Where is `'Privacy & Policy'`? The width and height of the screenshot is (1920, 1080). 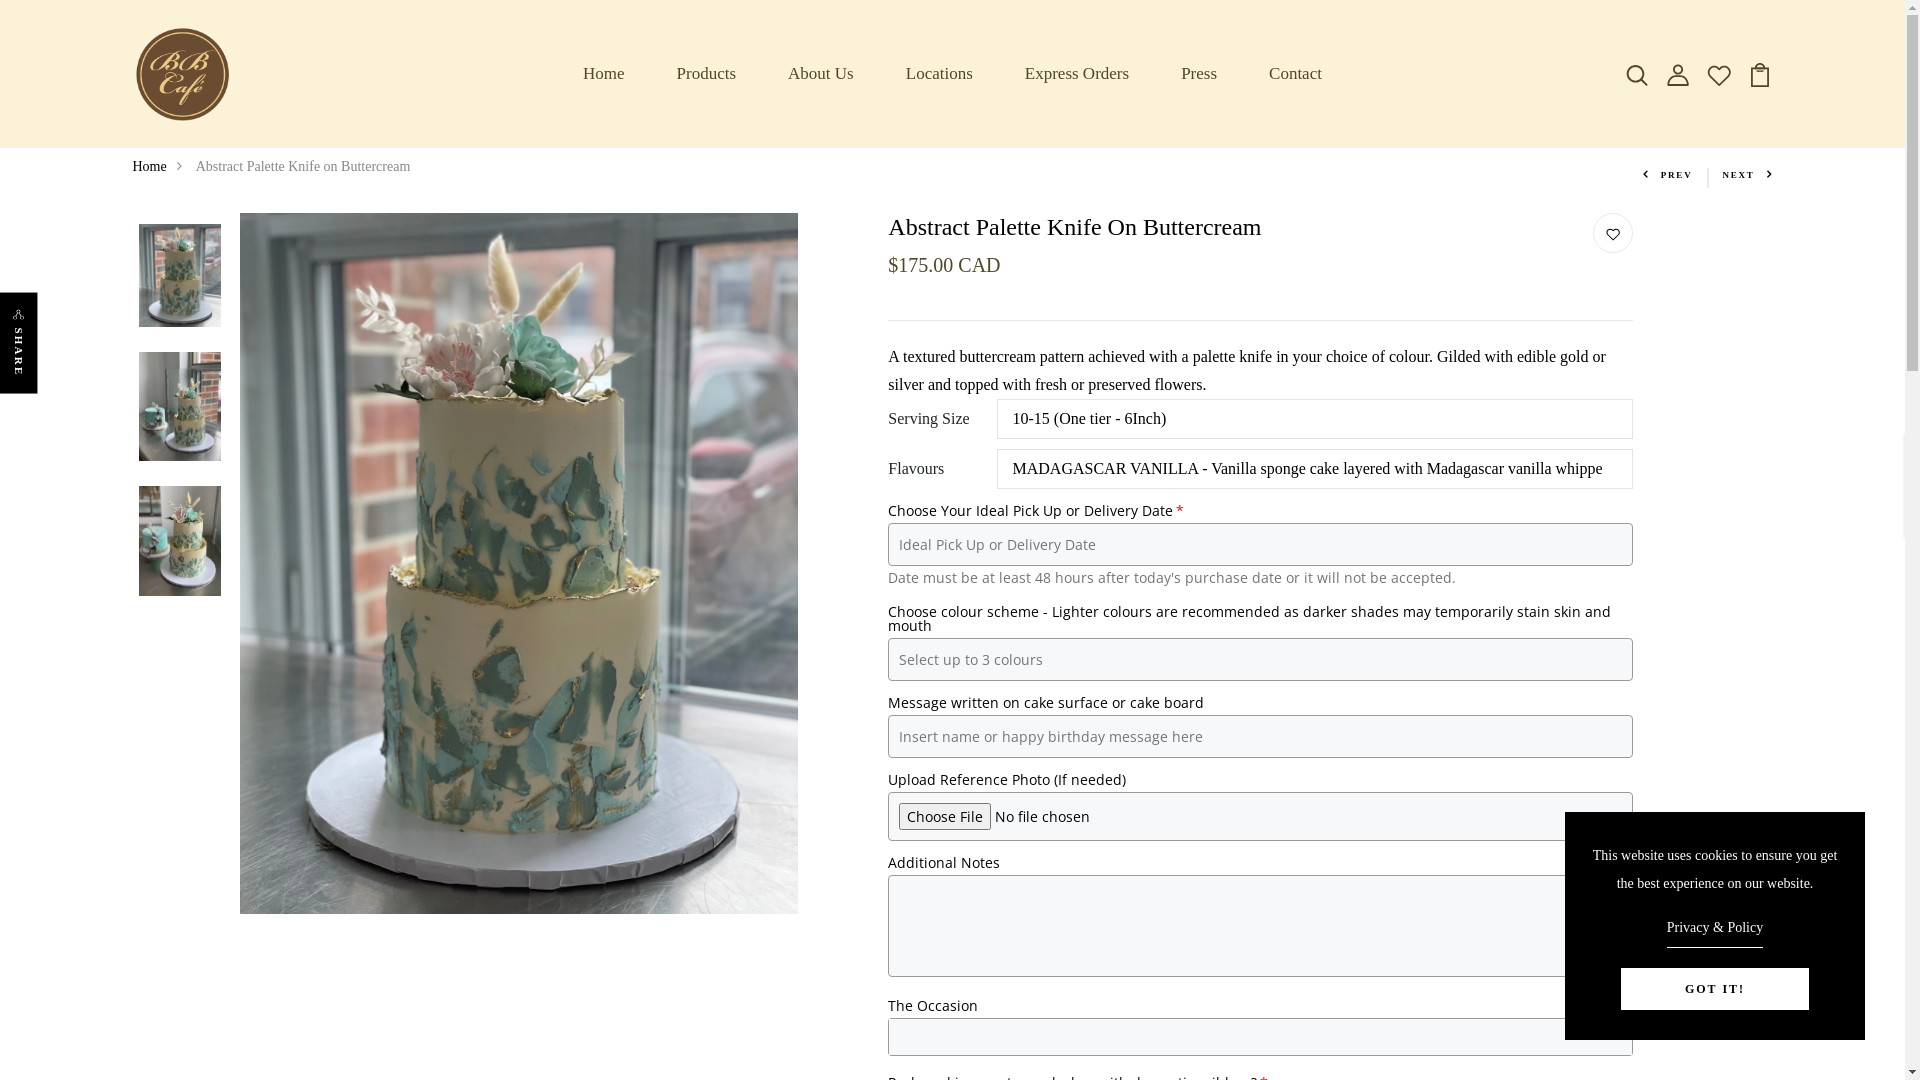 'Privacy & Policy' is located at coordinates (1713, 930).